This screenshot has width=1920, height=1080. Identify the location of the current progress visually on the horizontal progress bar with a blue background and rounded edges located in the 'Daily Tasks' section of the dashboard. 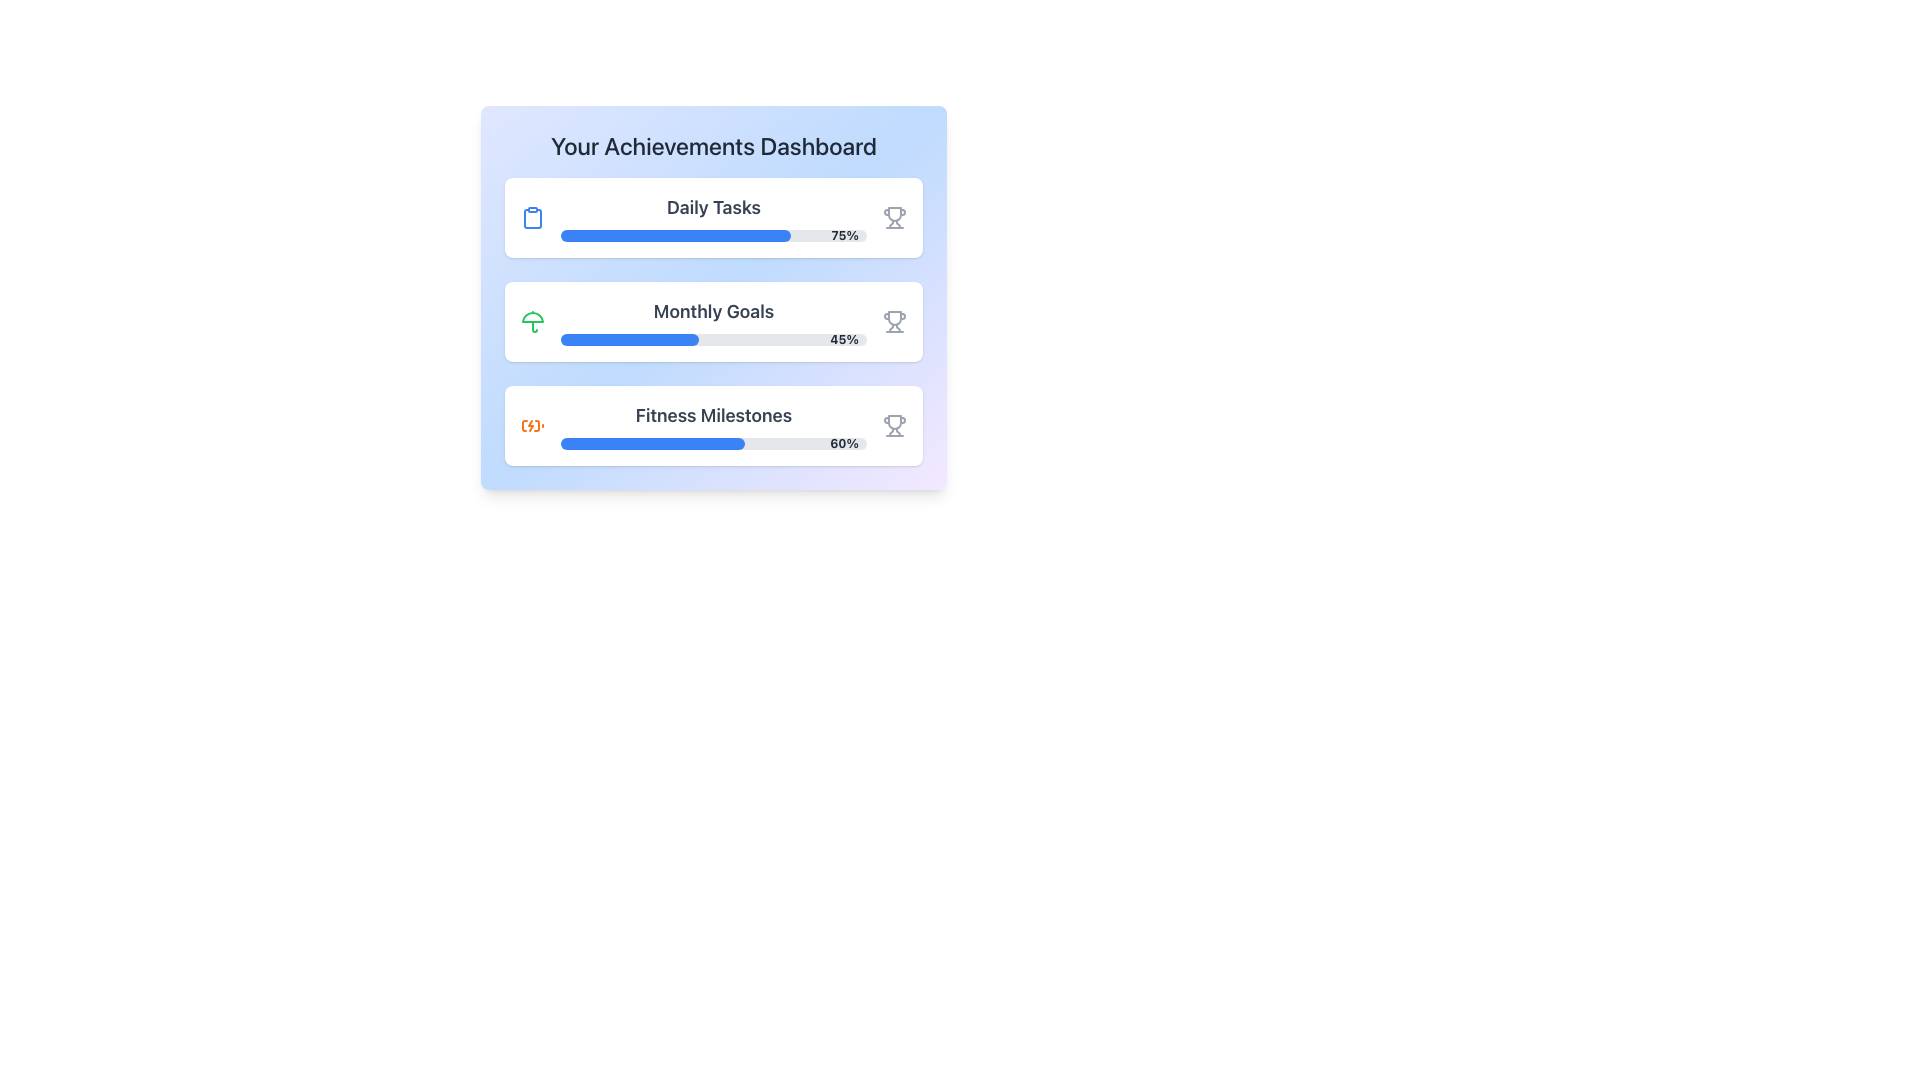
(675, 234).